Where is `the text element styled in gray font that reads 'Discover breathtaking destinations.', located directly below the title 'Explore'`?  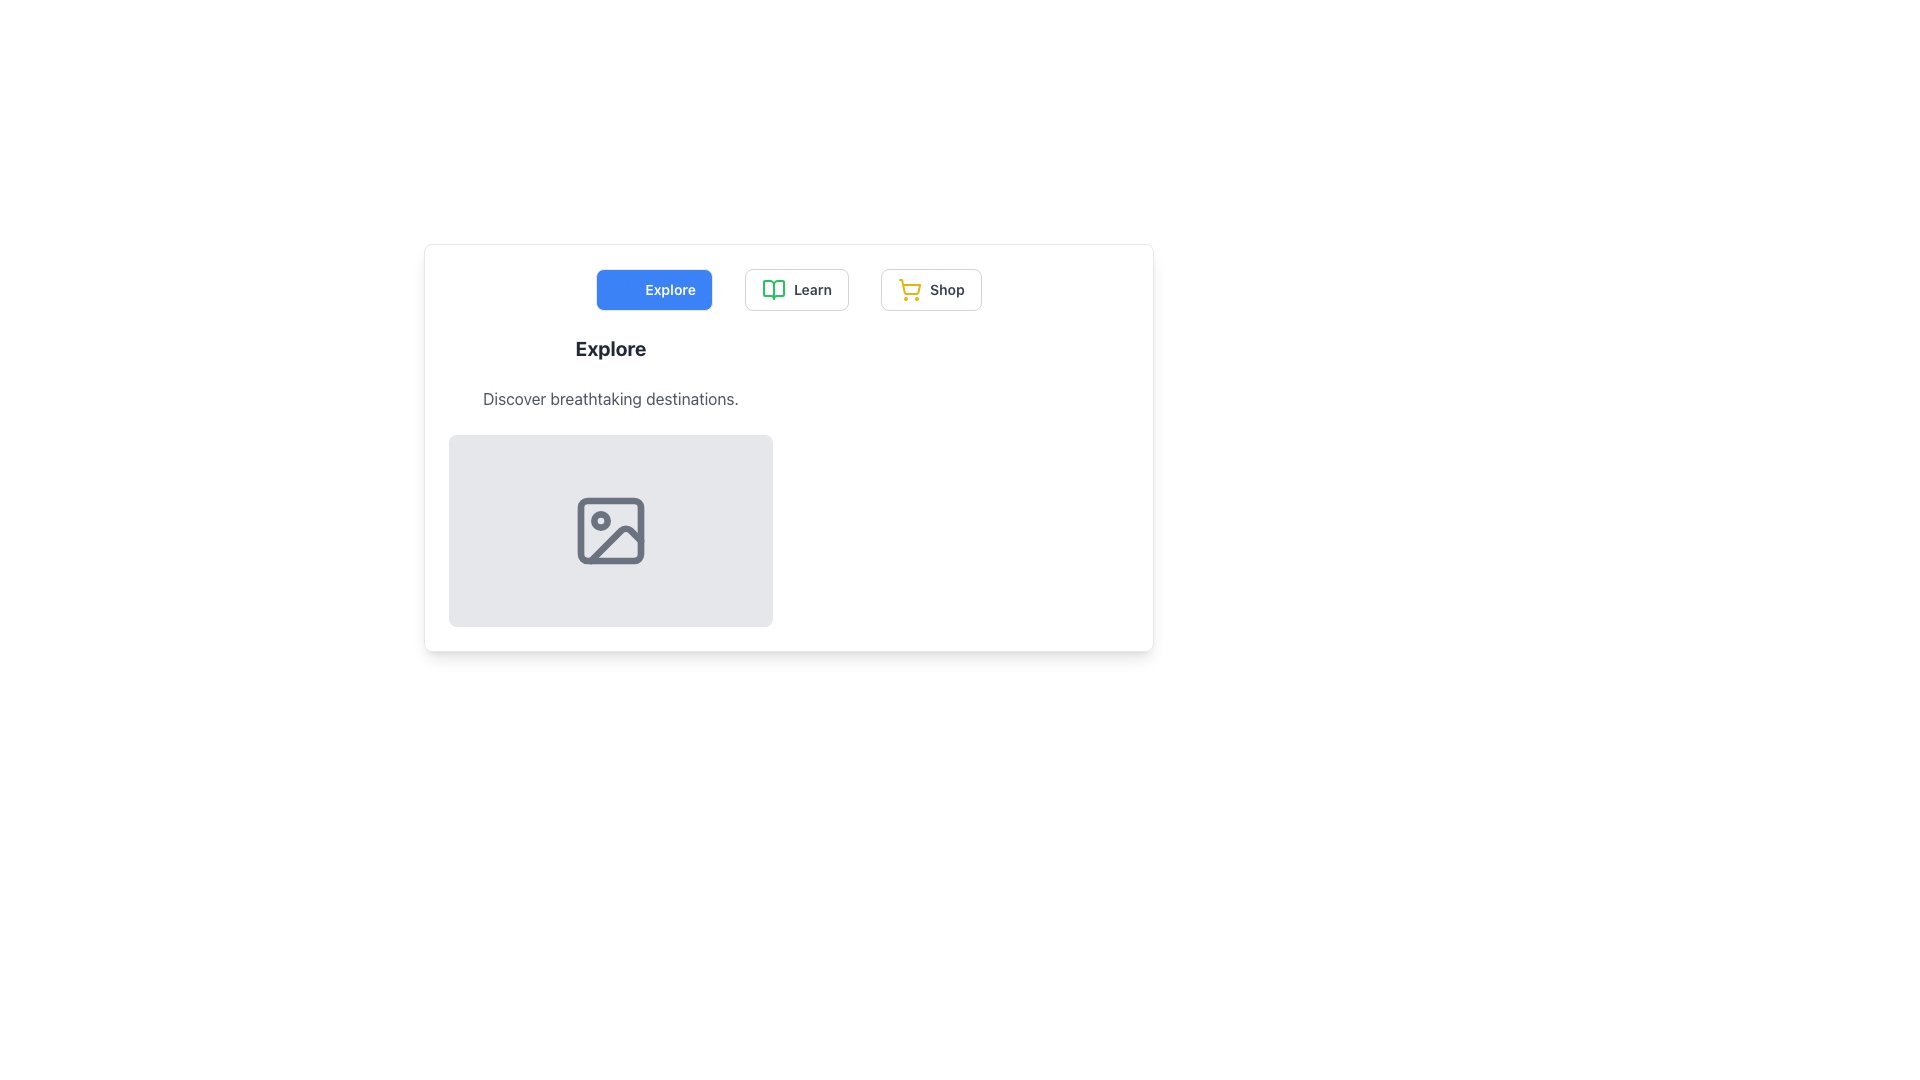 the text element styled in gray font that reads 'Discover breathtaking destinations.', located directly below the title 'Explore' is located at coordinates (609, 398).